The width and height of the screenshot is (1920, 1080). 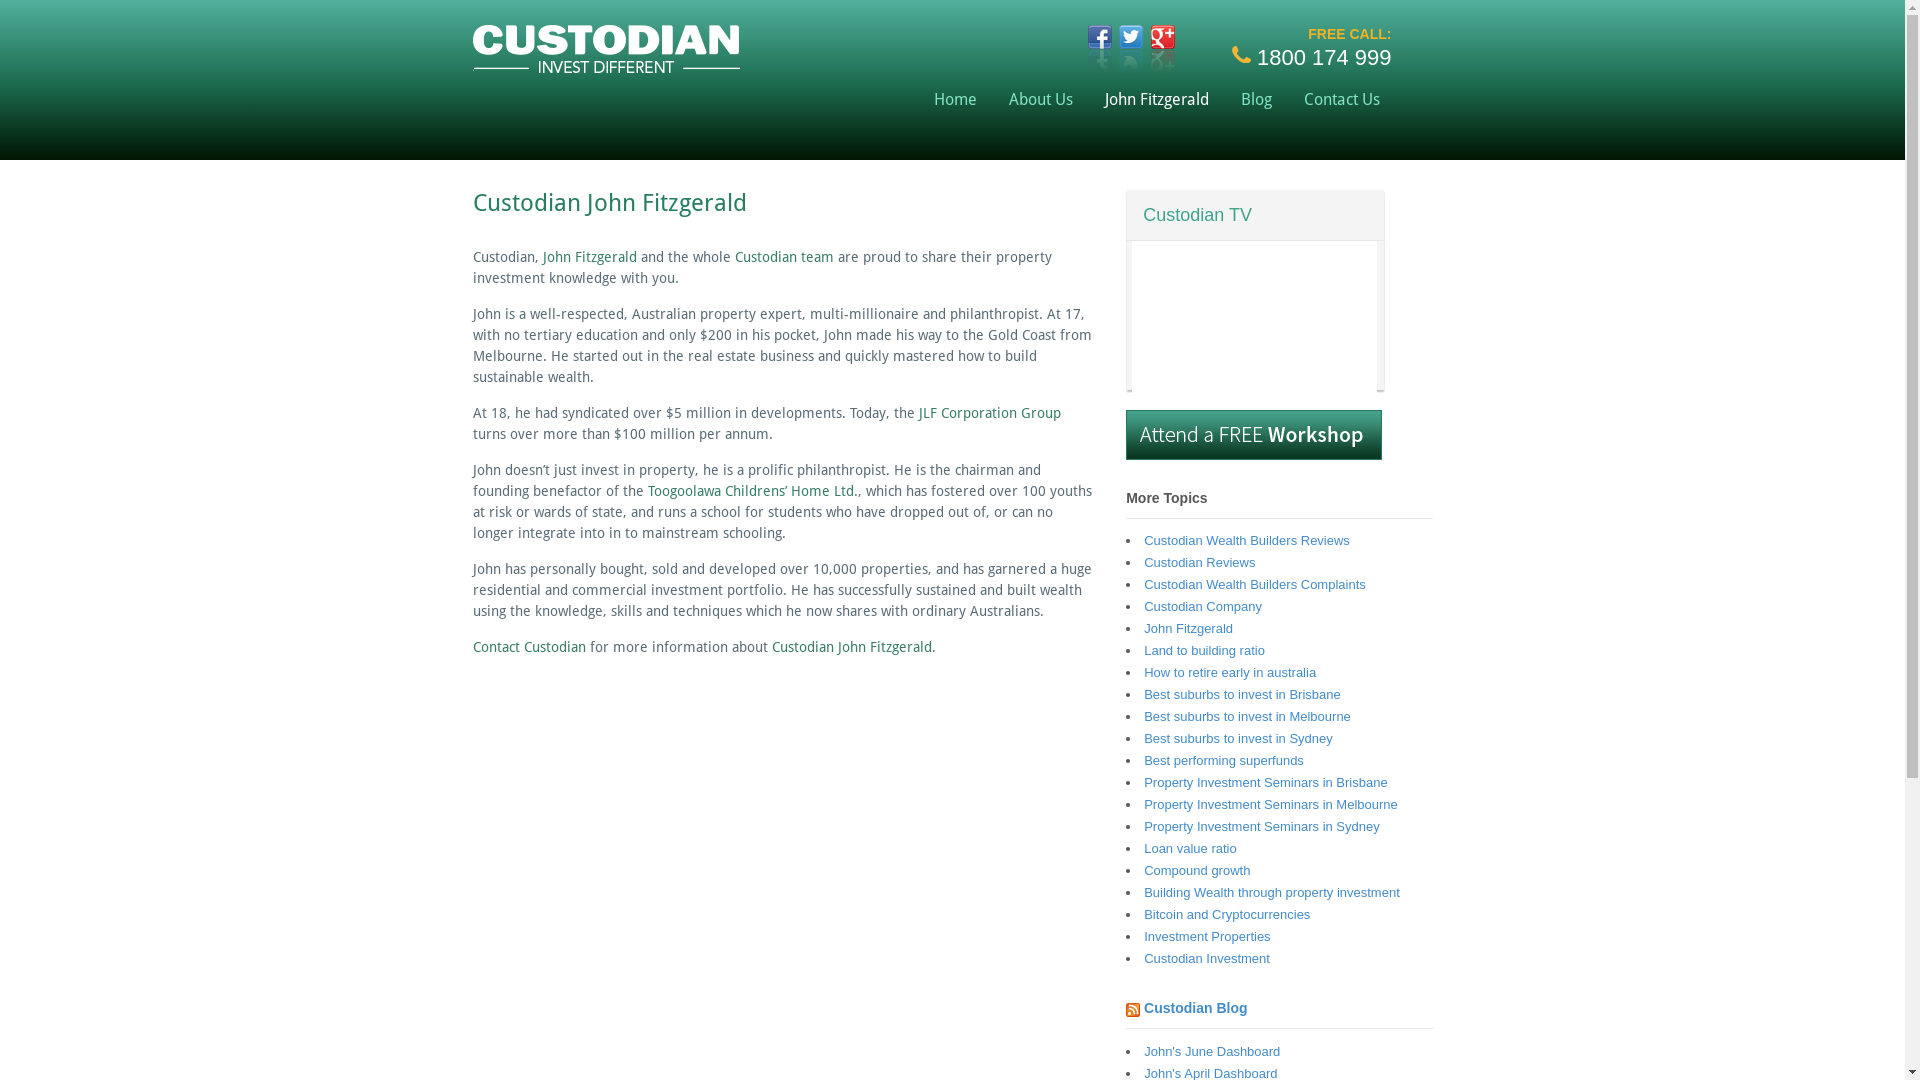 I want to click on 'Best suburbs to invest in Melbourne', so click(x=1246, y=715).